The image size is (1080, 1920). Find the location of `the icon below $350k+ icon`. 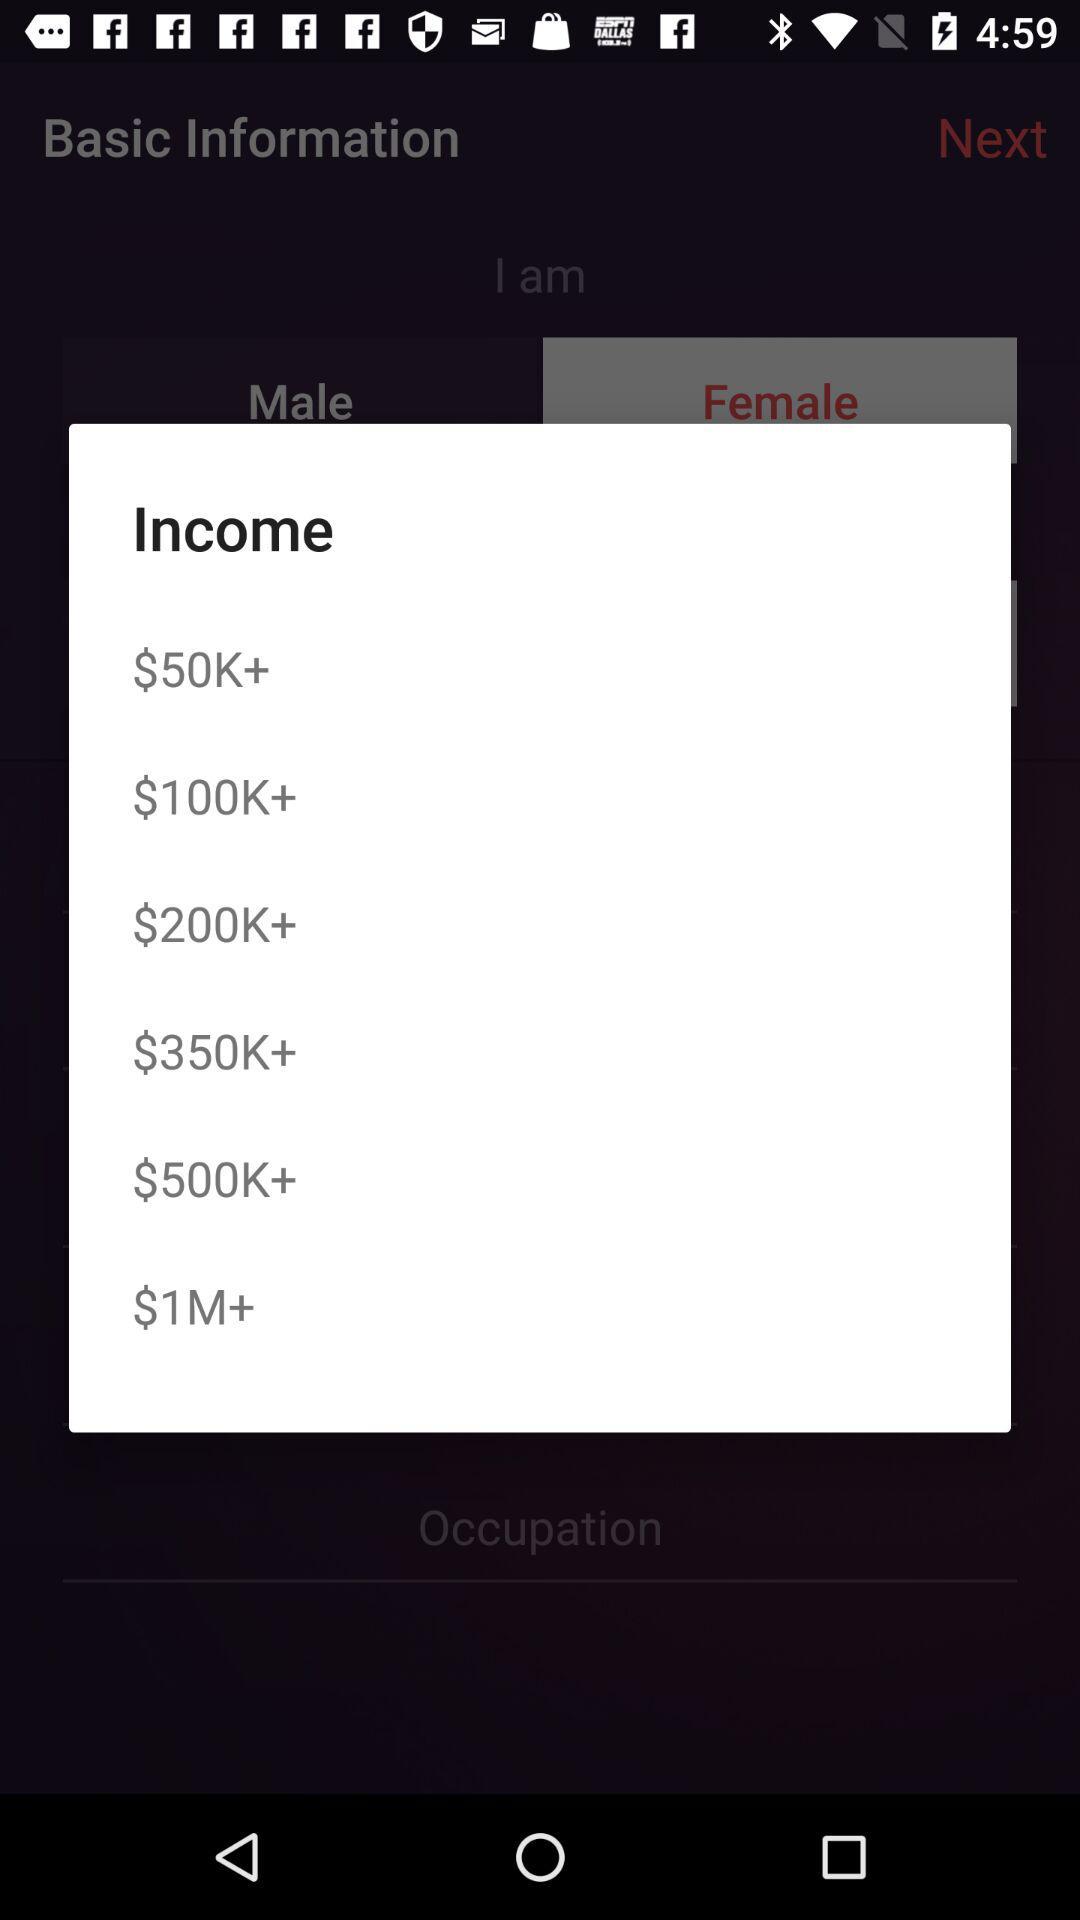

the icon below $350k+ icon is located at coordinates (214, 1178).